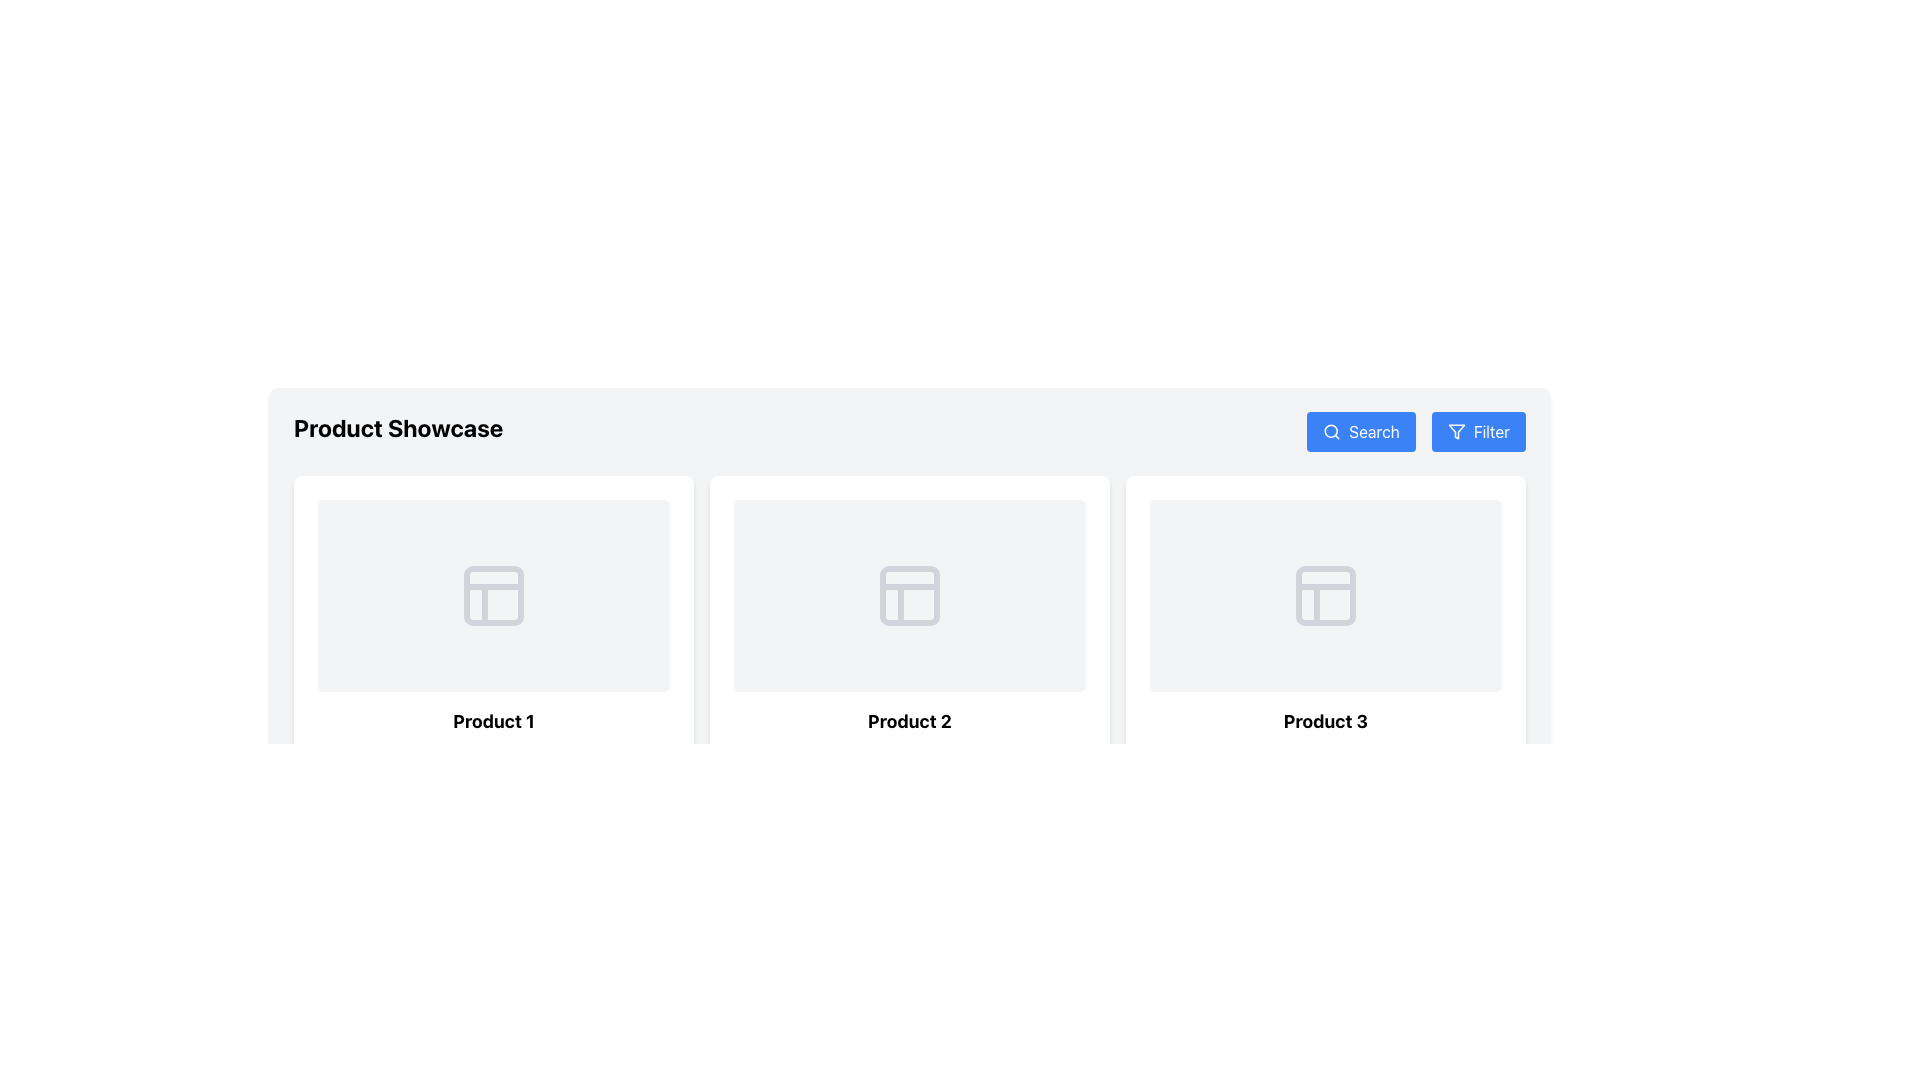 This screenshot has height=1080, width=1920. I want to click on the filtering button icon located at the top-right corner of the interface to trigger the tooltip or effect, so click(1456, 431).